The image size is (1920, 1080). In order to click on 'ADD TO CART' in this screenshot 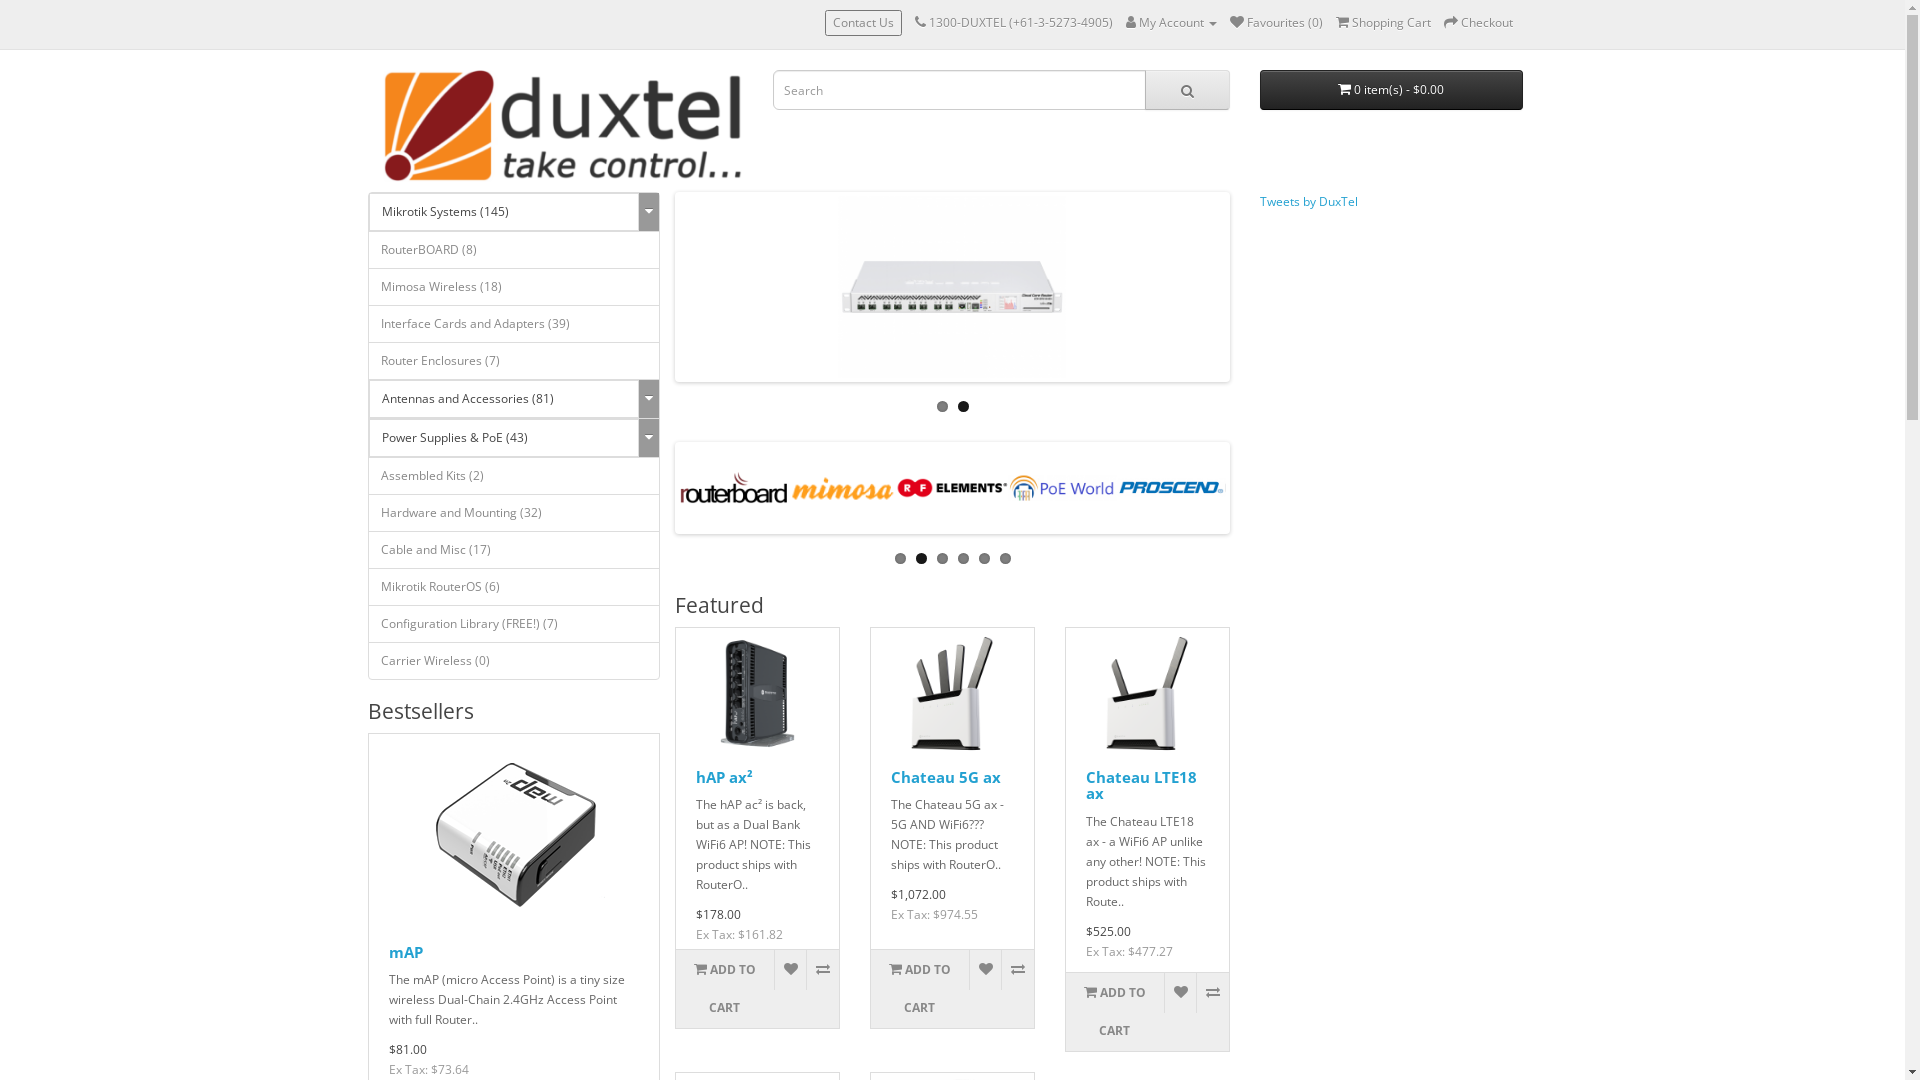, I will do `click(676, 987)`.